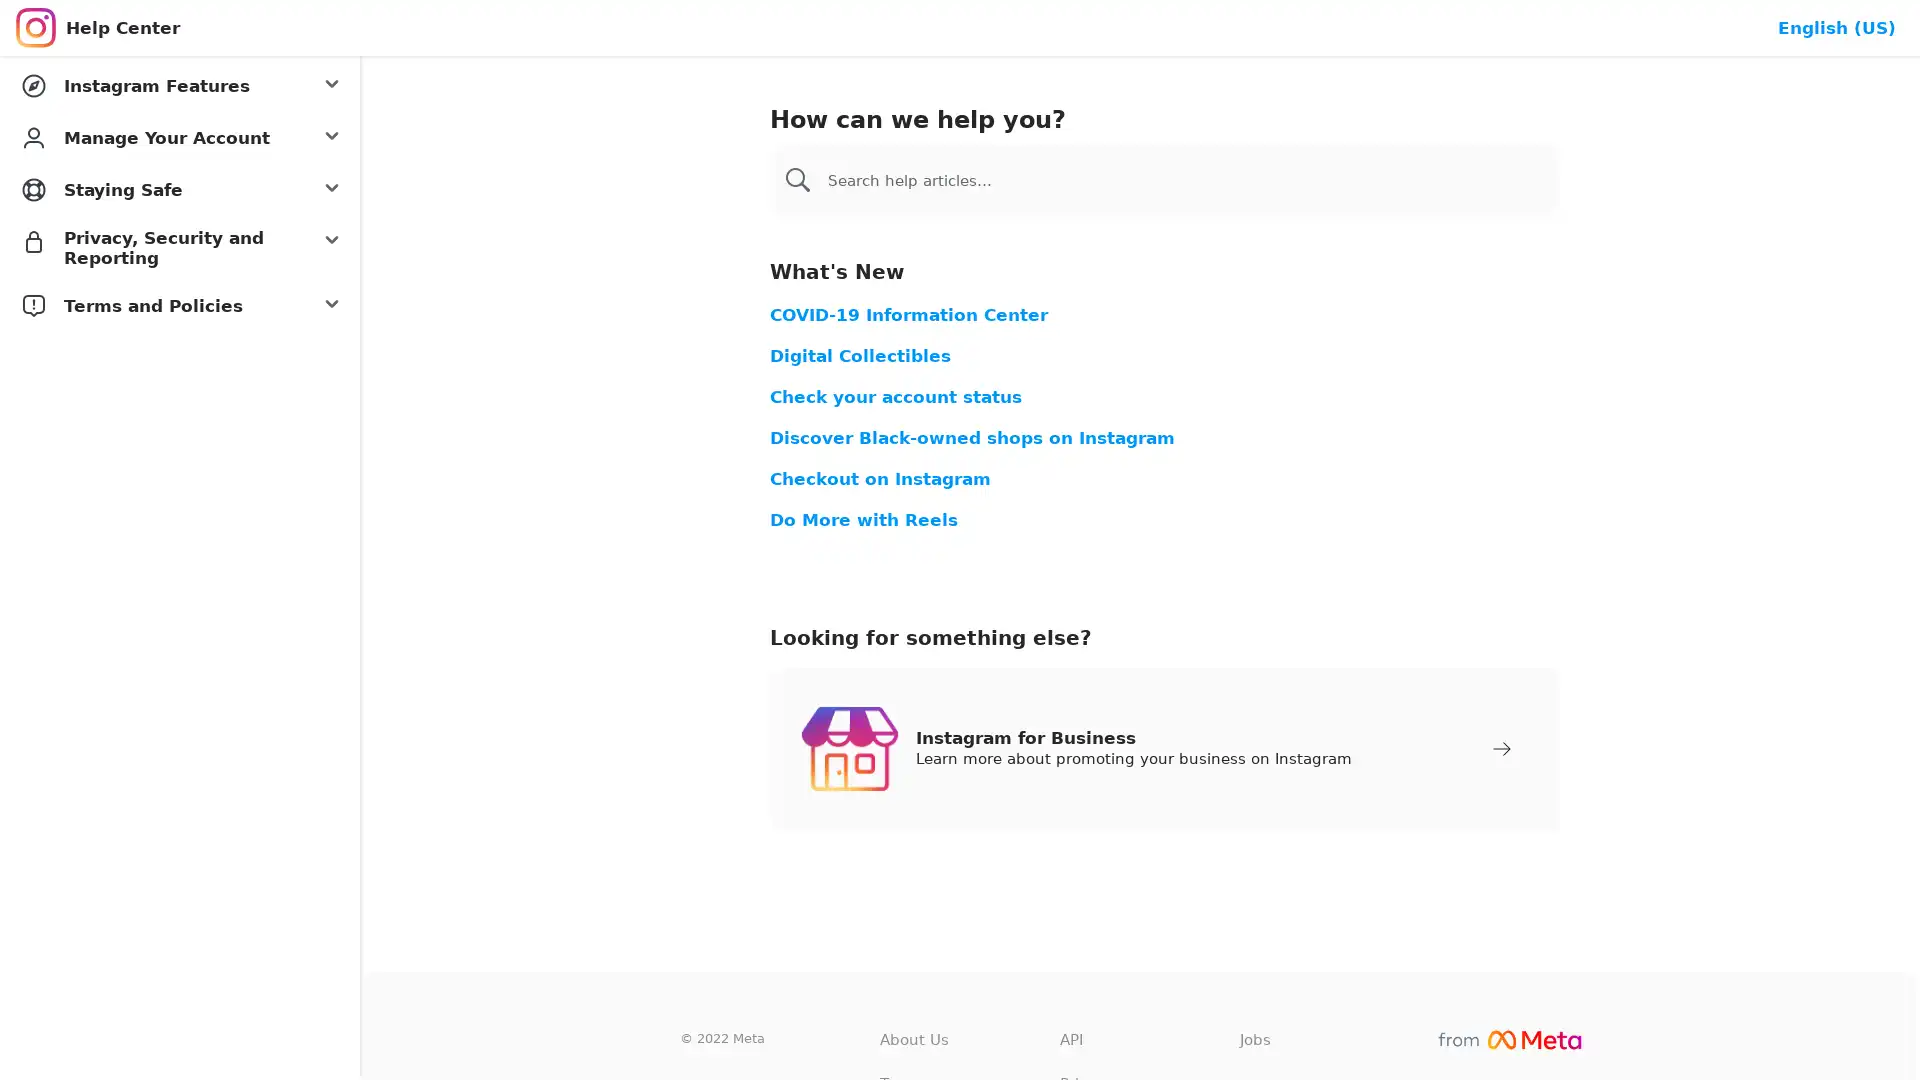 The image size is (1920, 1080). I want to click on Change Language: English (US), so click(1837, 27).